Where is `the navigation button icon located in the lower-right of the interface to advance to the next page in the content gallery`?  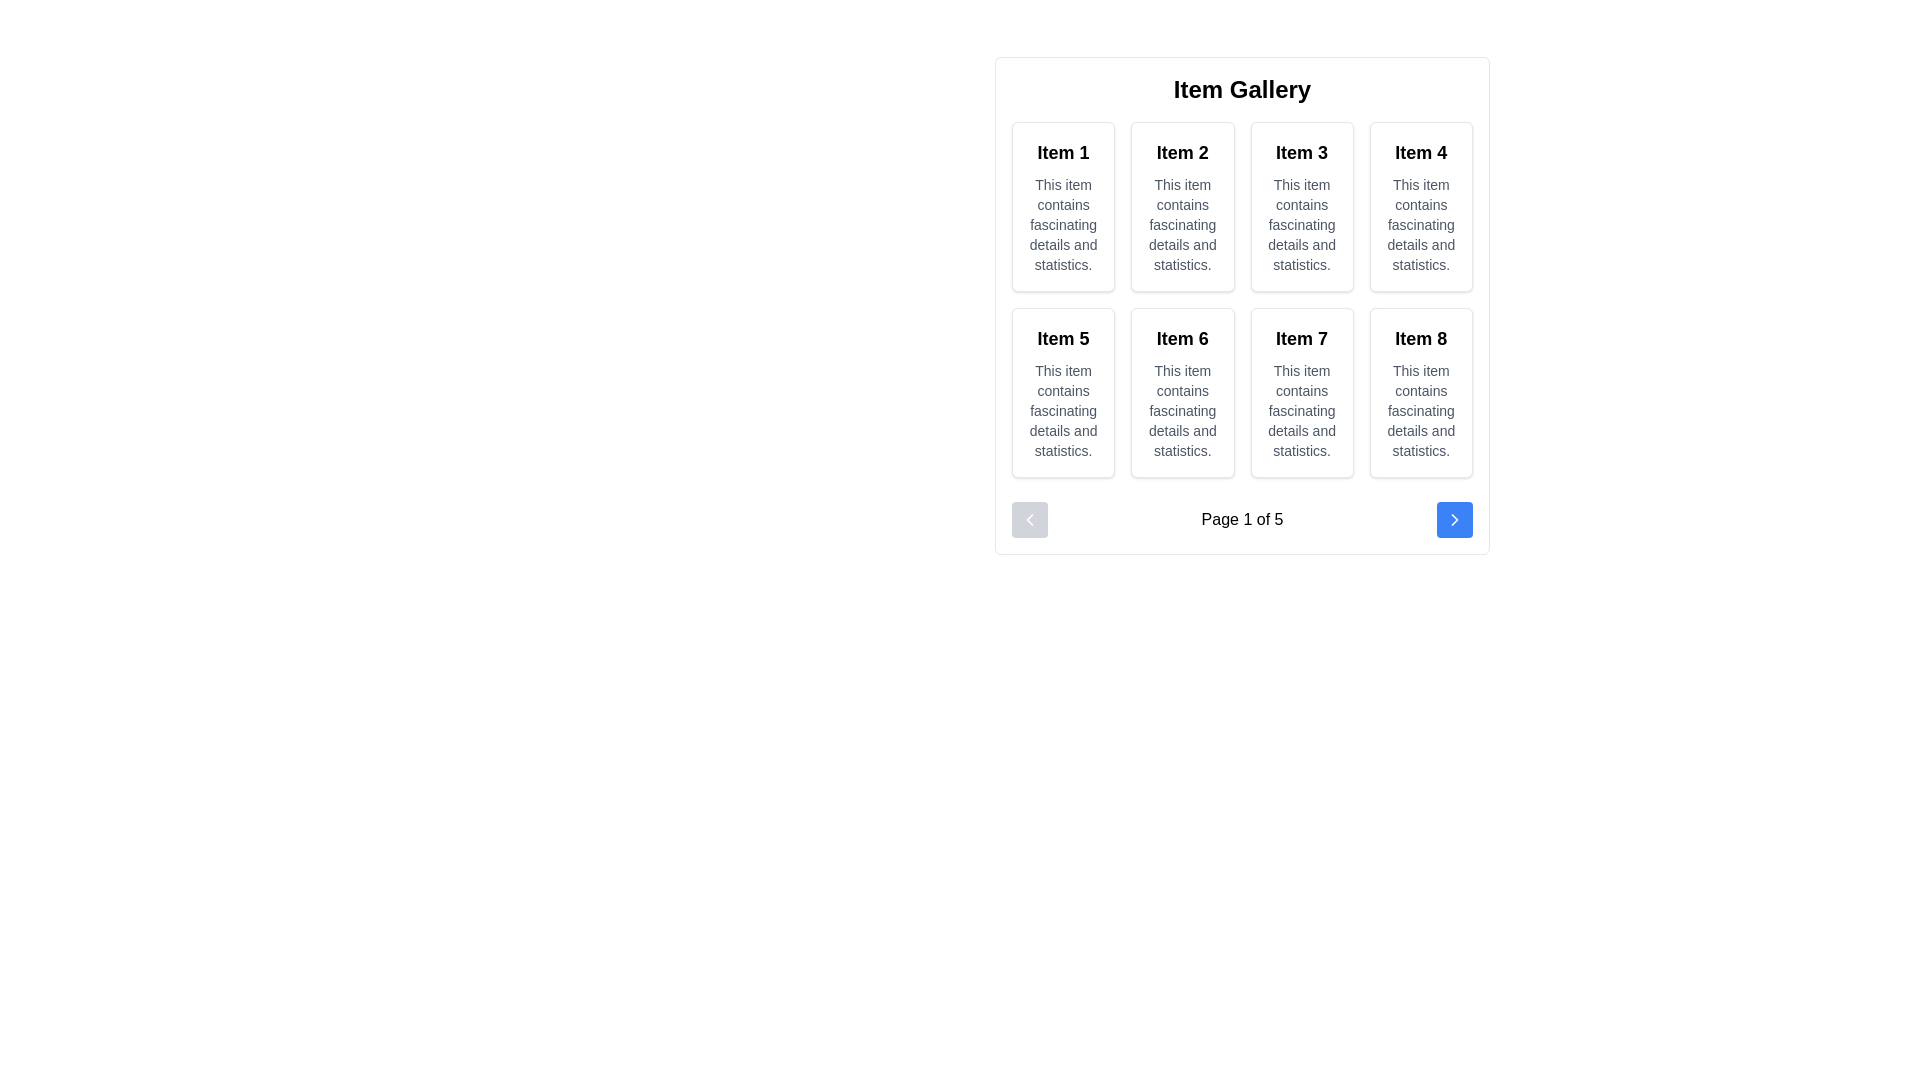
the navigation button icon located in the lower-right of the interface to advance to the next page in the content gallery is located at coordinates (1454, 519).